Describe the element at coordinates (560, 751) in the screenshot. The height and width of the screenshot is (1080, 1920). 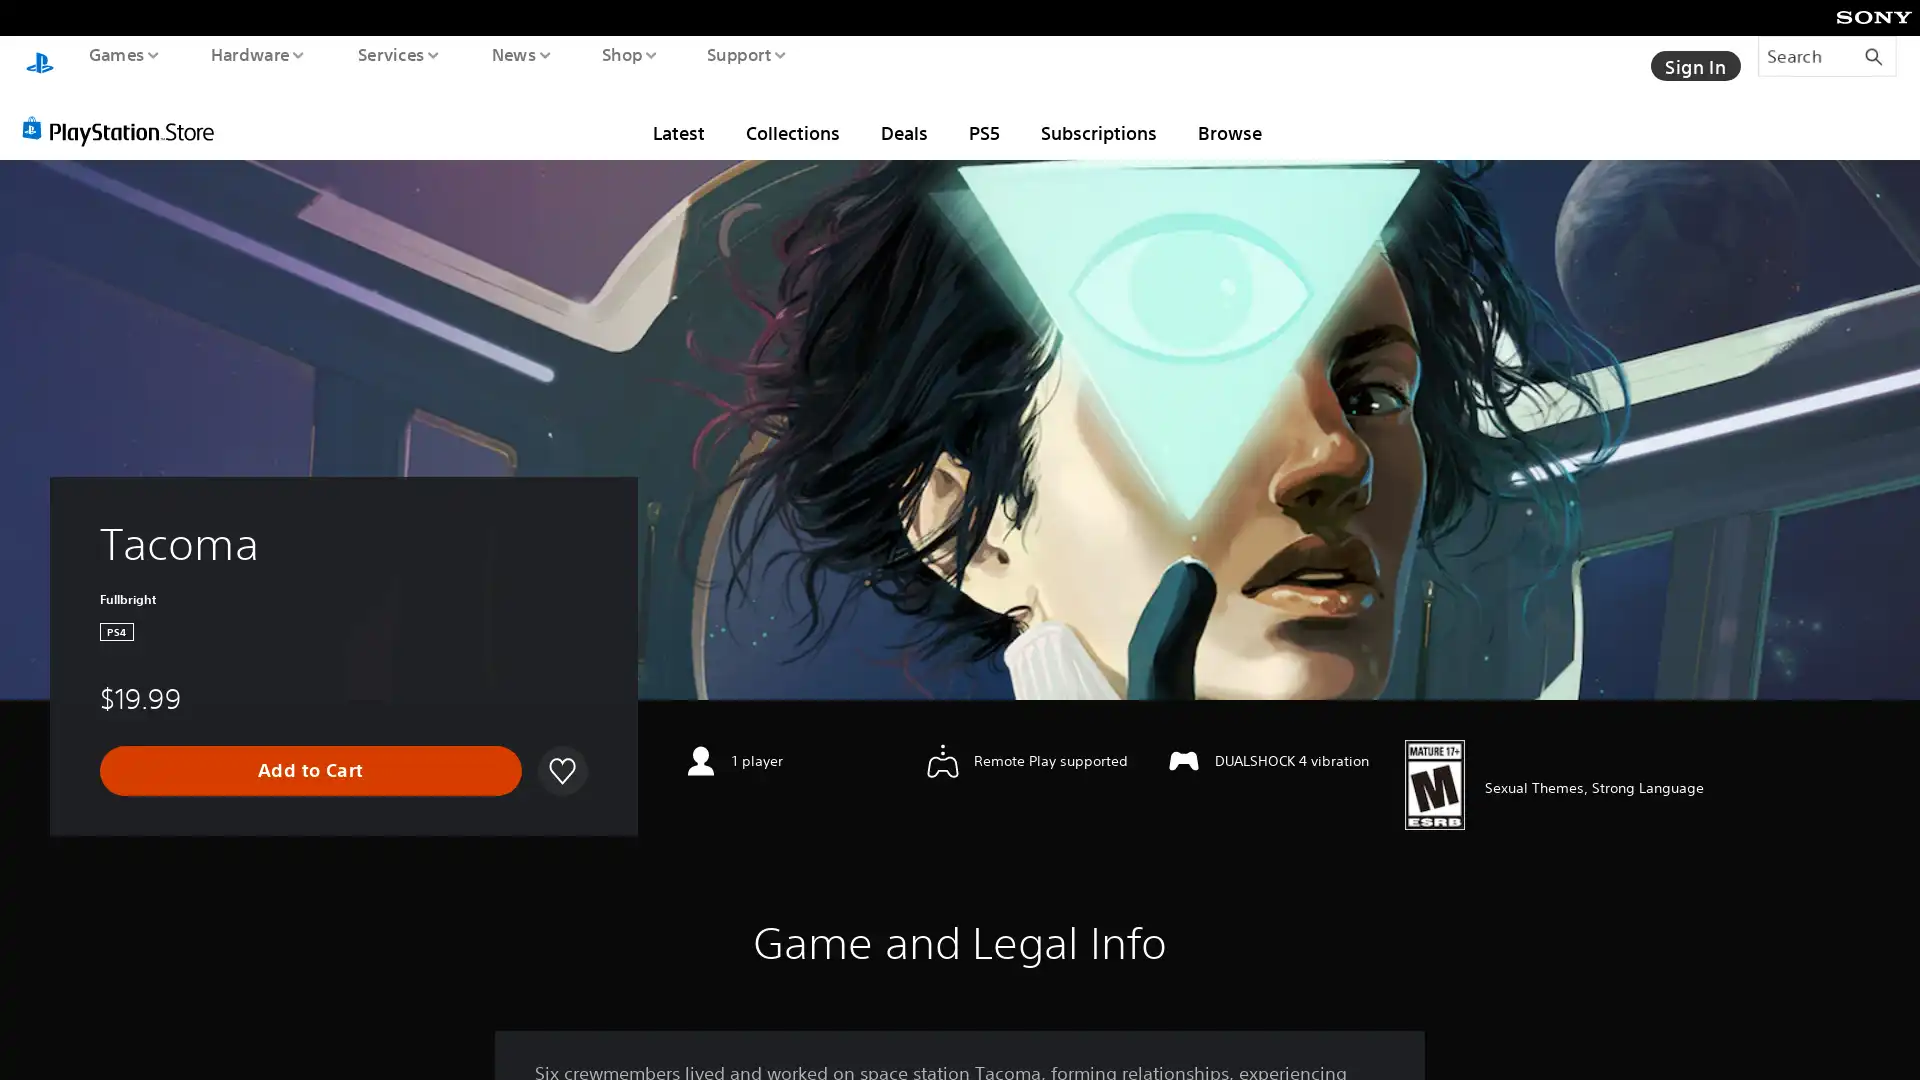
I see `Add to Wishlist` at that location.